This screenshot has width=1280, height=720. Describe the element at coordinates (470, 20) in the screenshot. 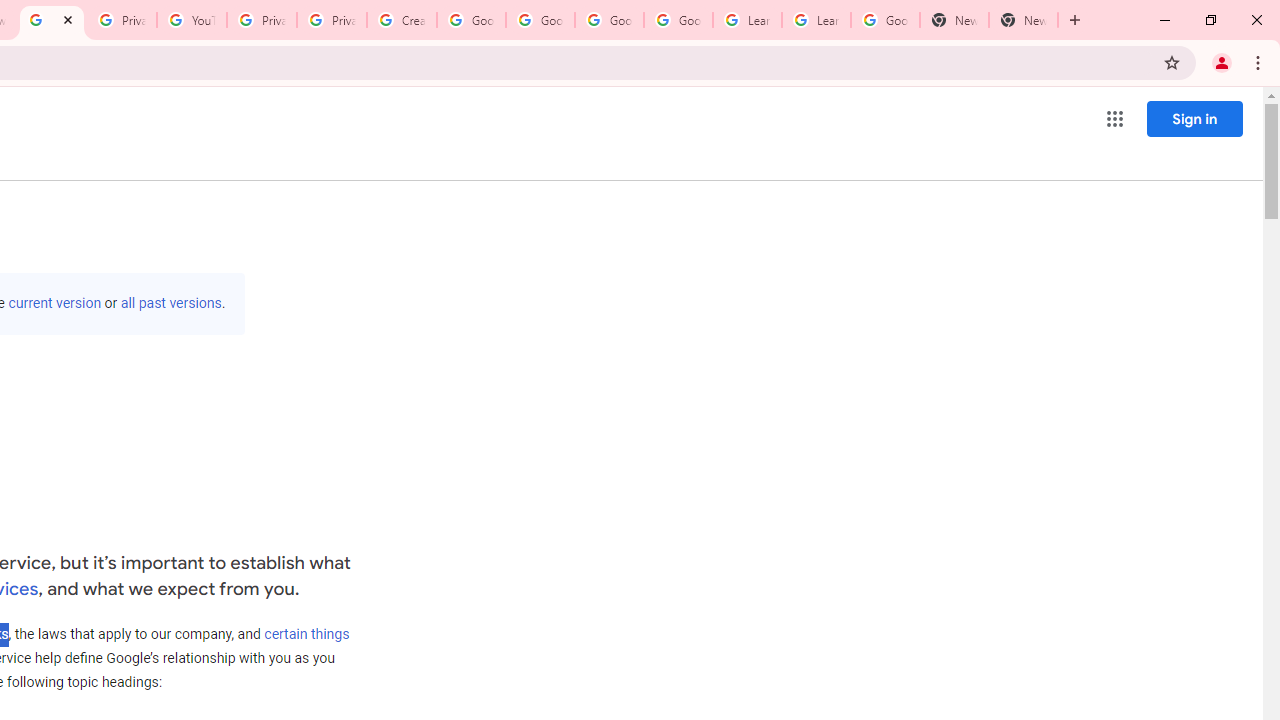

I see `'Google Account Help'` at that location.